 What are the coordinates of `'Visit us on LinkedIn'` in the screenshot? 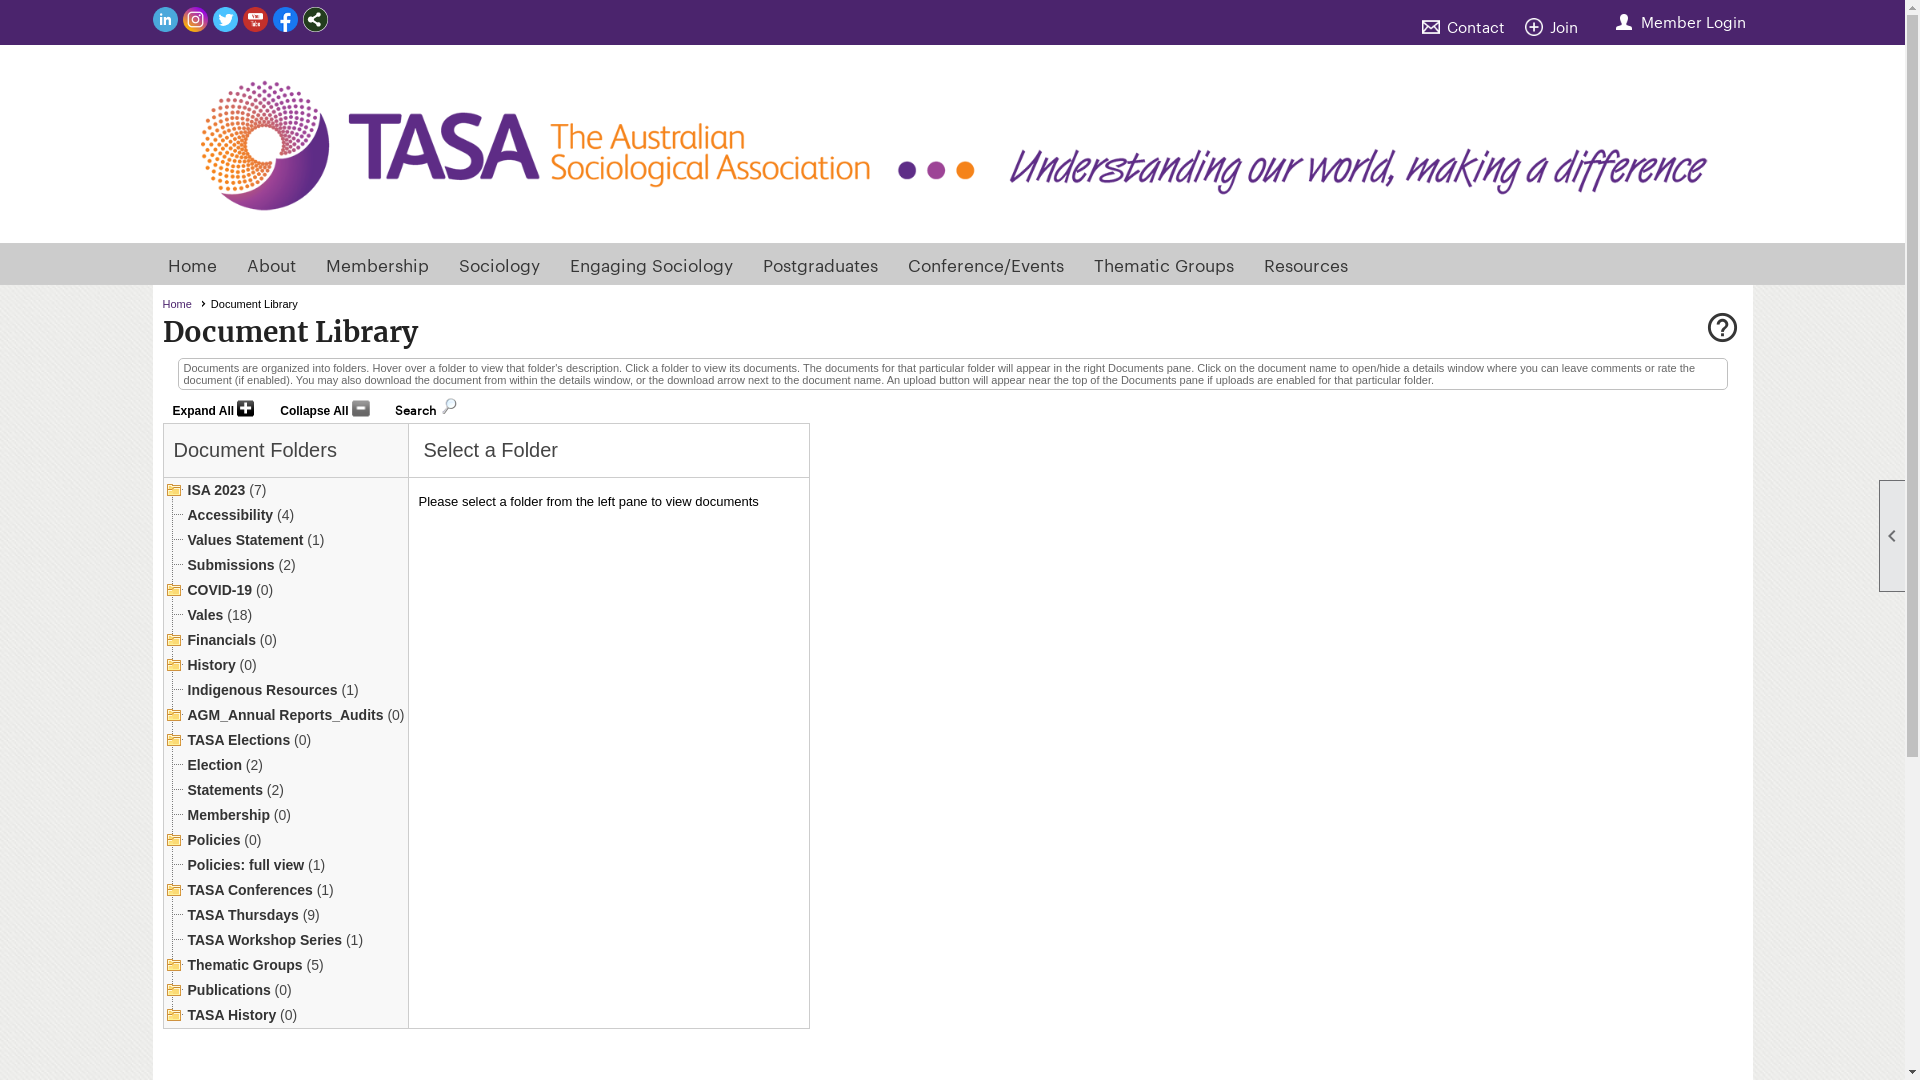 It's located at (164, 20).